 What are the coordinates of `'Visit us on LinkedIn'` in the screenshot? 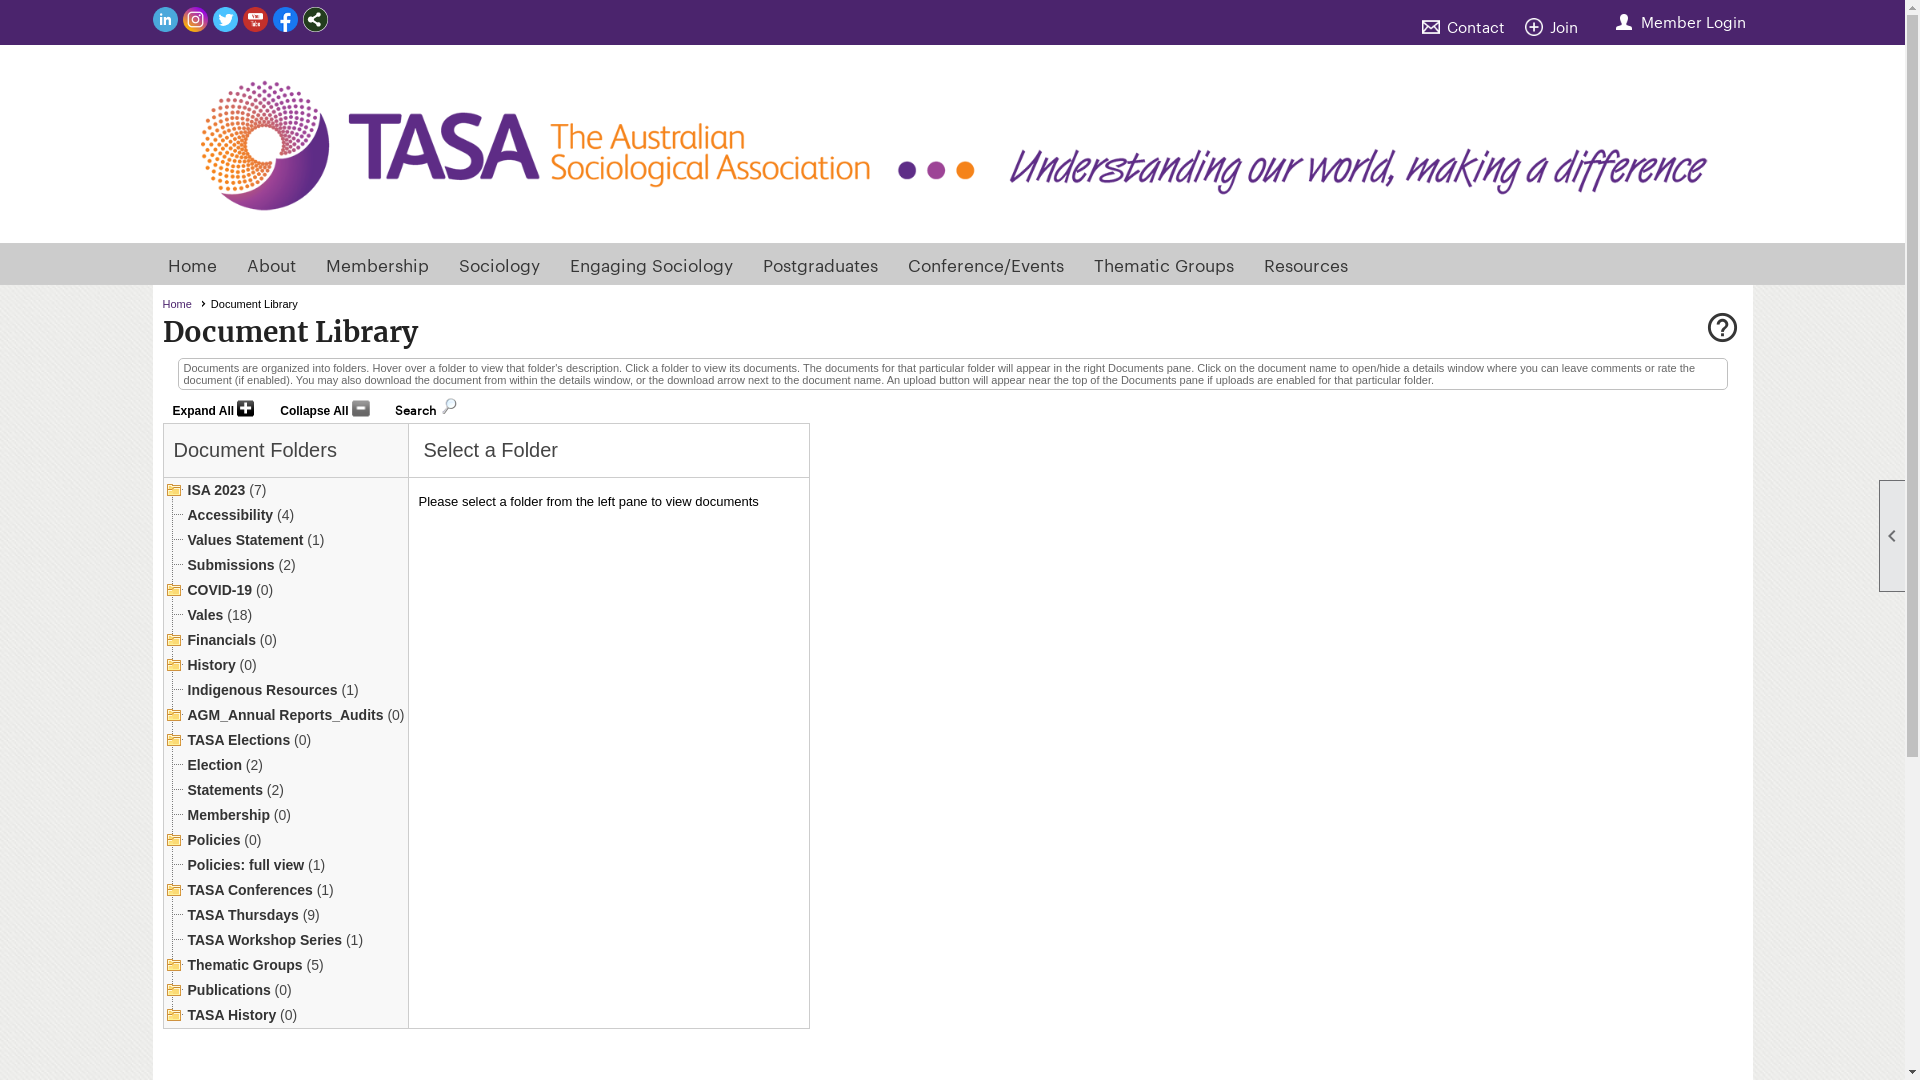 It's located at (164, 20).